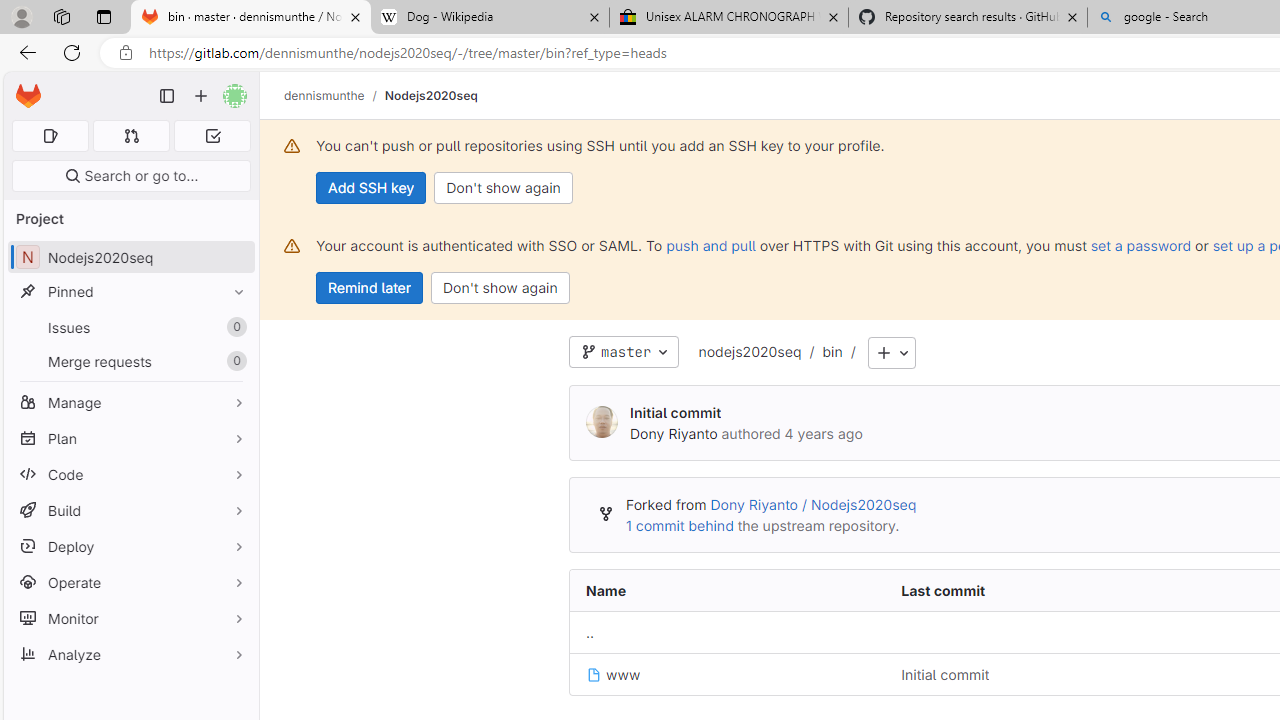 The image size is (1280, 720). I want to click on 'Analyze', so click(130, 654).